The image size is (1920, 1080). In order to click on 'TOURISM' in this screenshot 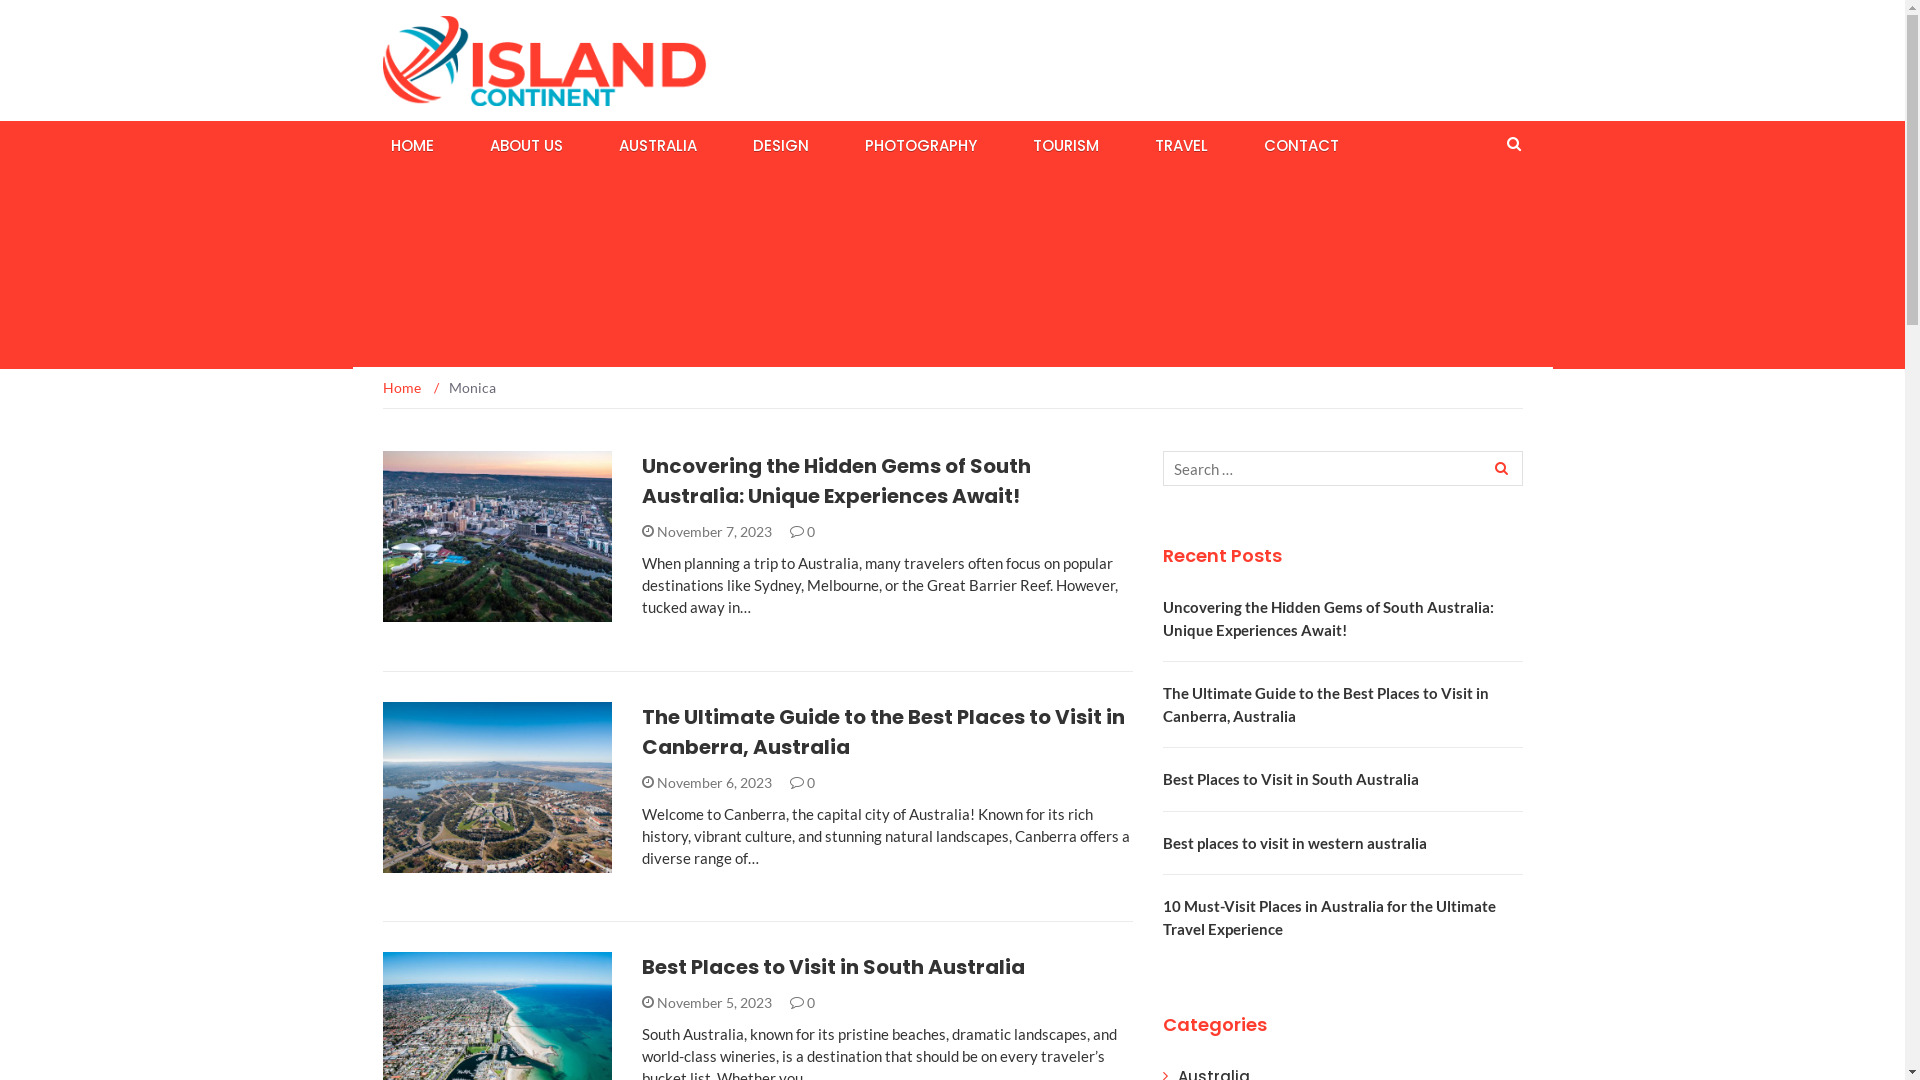, I will do `click(1064, 143)`.